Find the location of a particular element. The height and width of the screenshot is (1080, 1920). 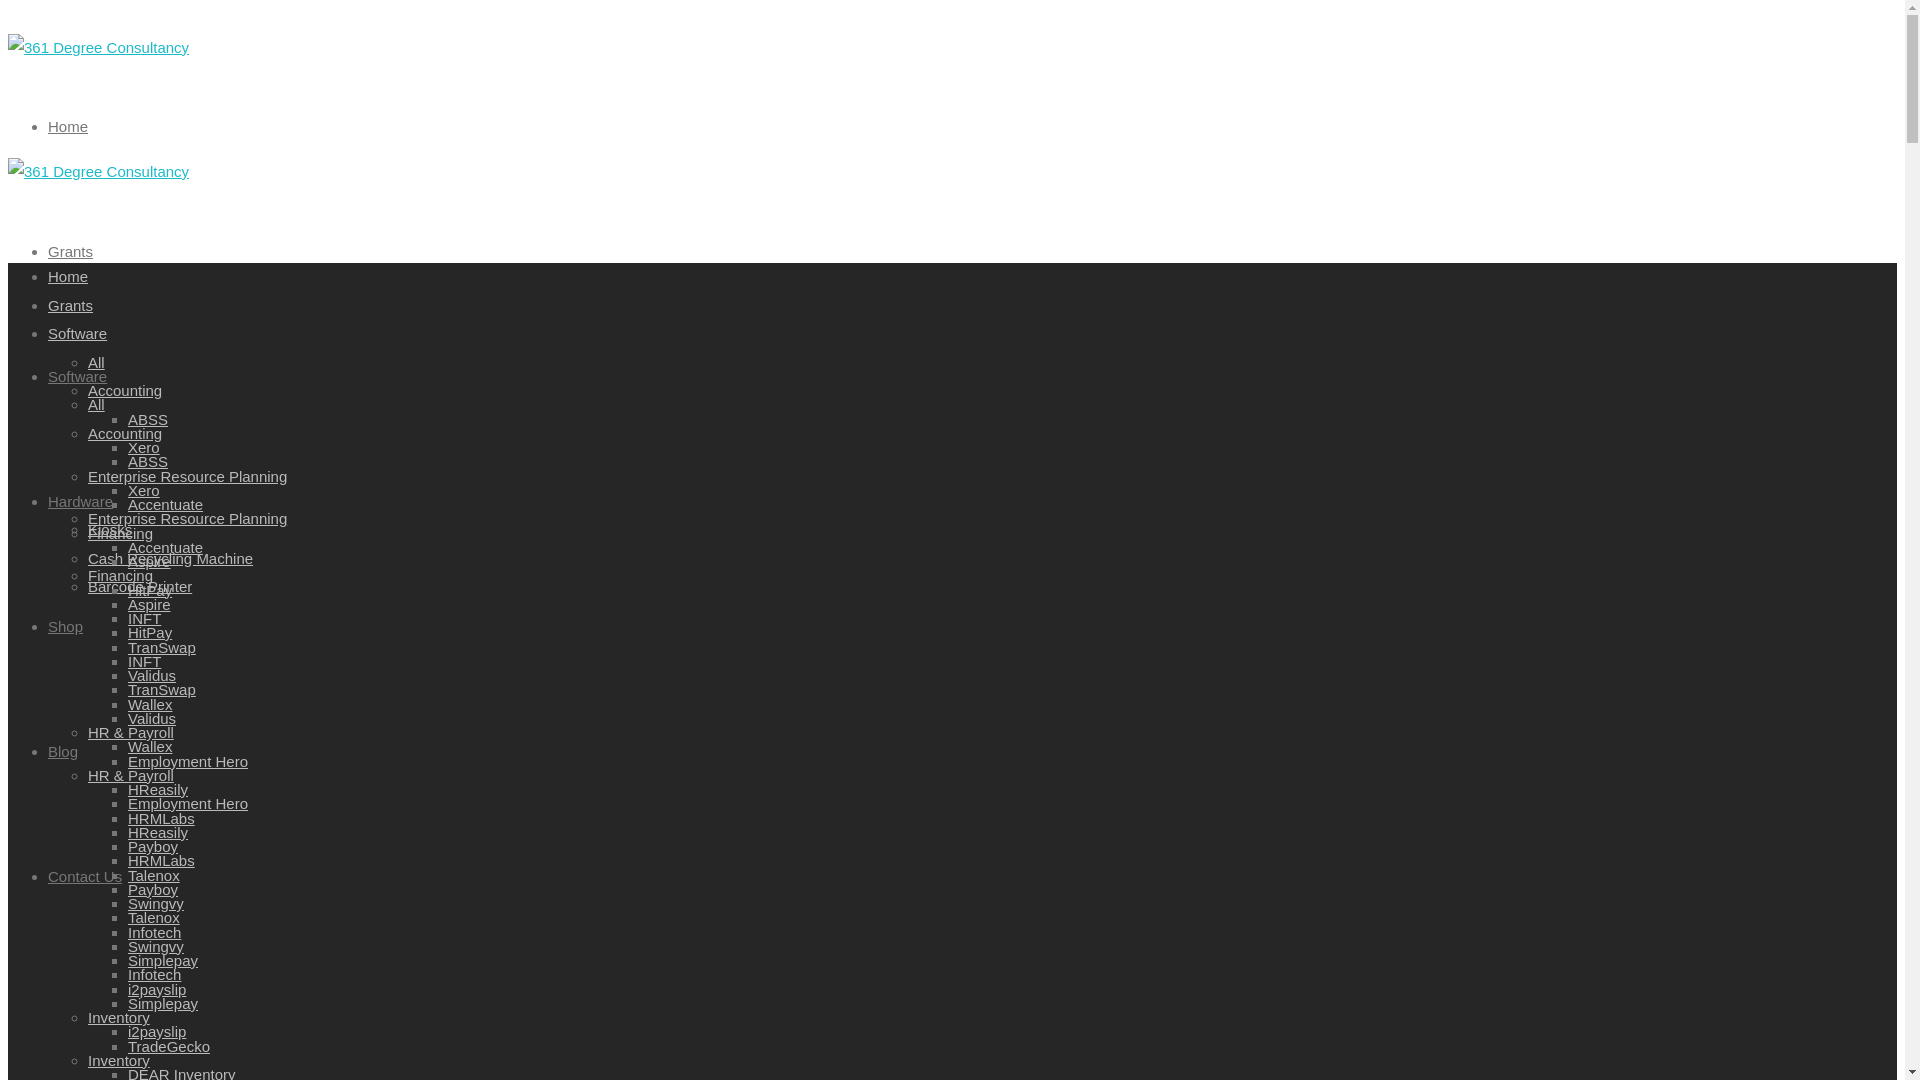

'Validus' is located at coordinates (151, 675).